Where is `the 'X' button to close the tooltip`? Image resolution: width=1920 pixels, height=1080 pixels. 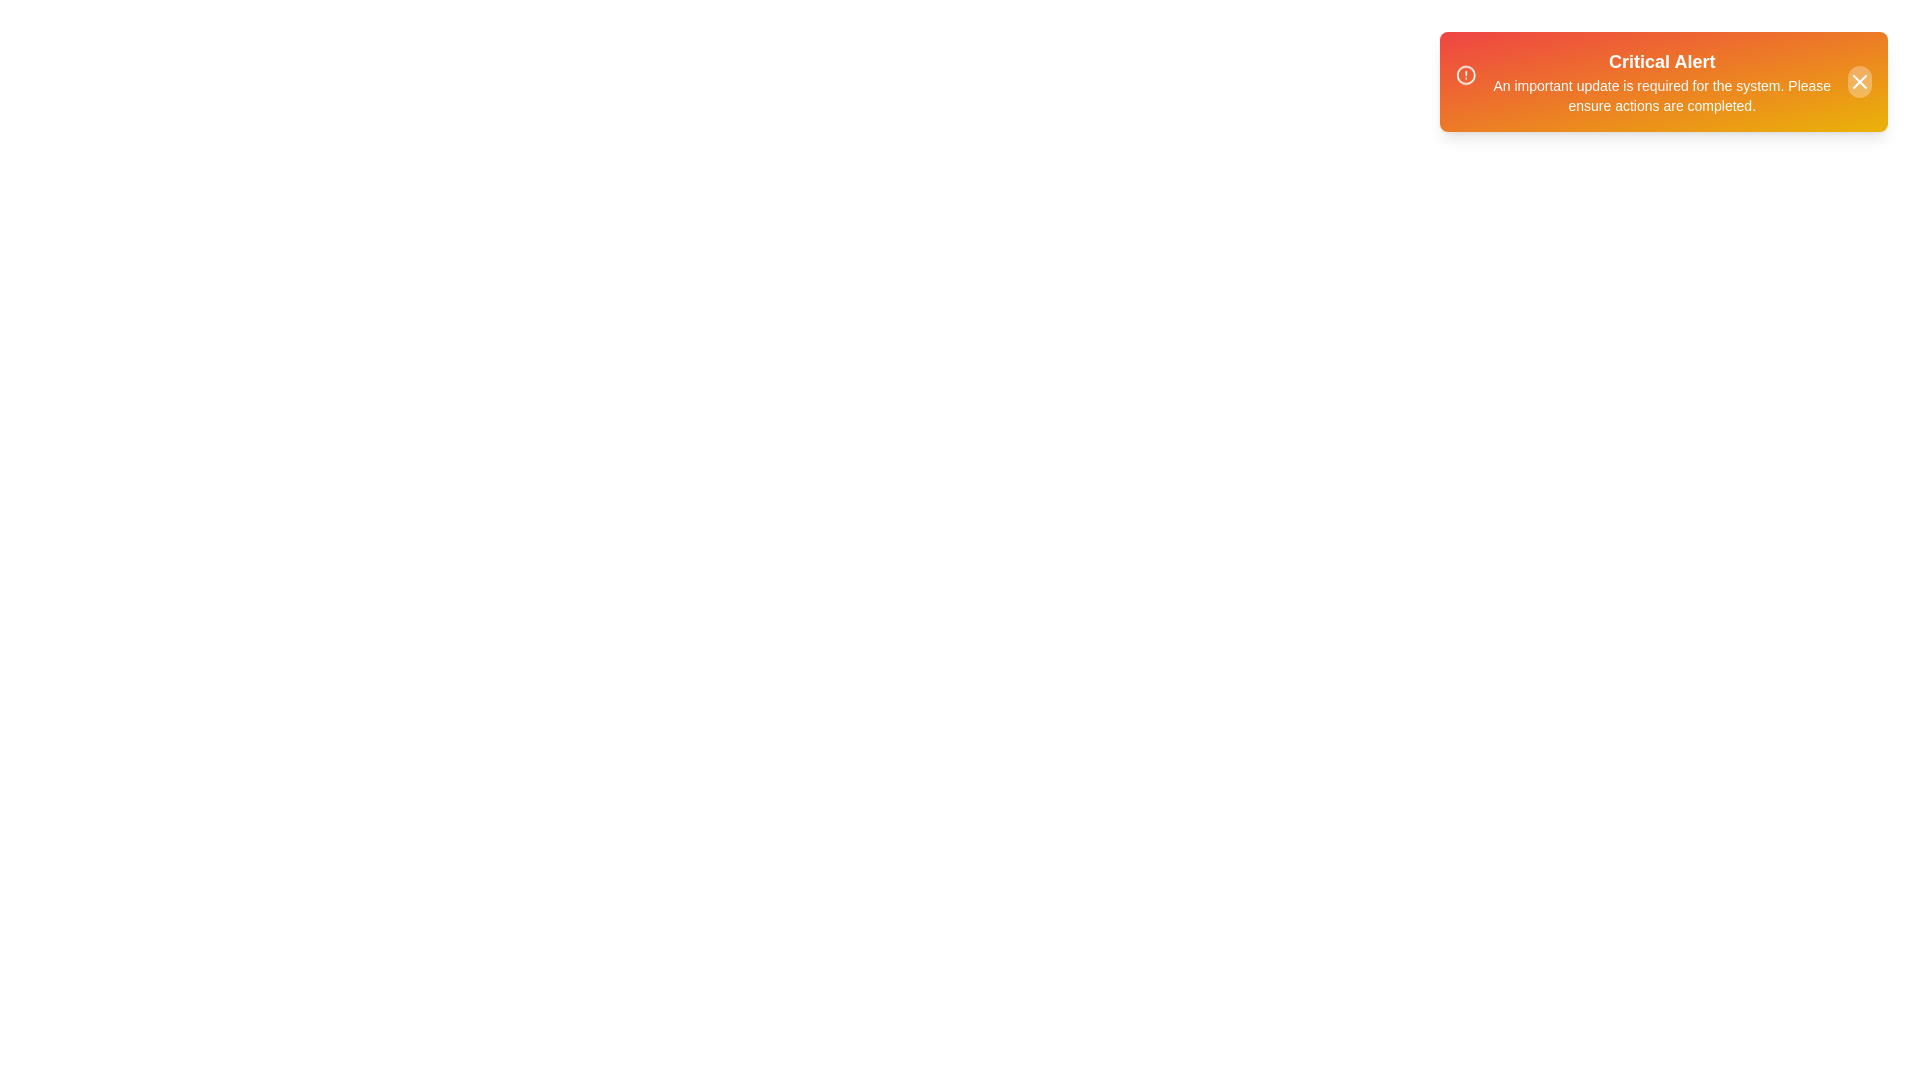
the 'X' button to close the tooltip is located at coordinates (1859, 80).